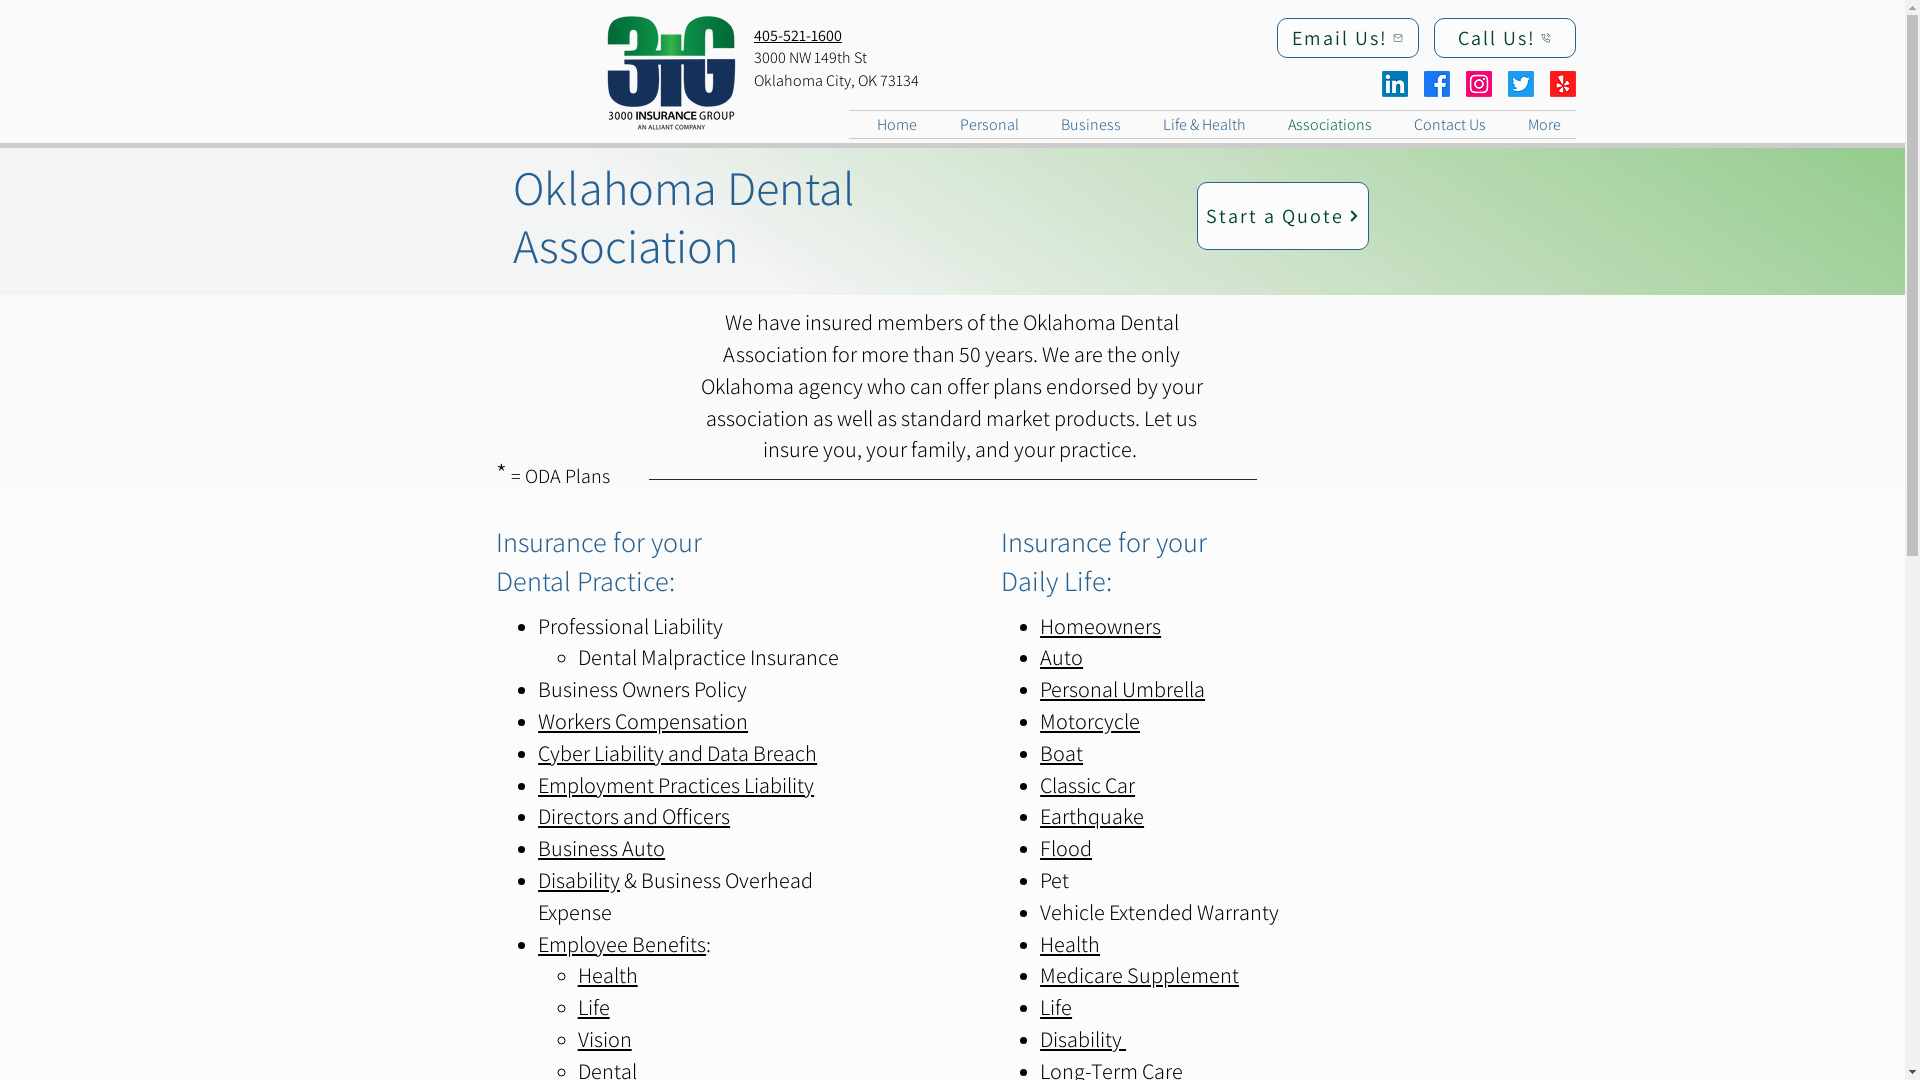  What do you see at coordinates (889, 124) in the screenshot?
I see `'Home'` at bounding box center [889, 124].